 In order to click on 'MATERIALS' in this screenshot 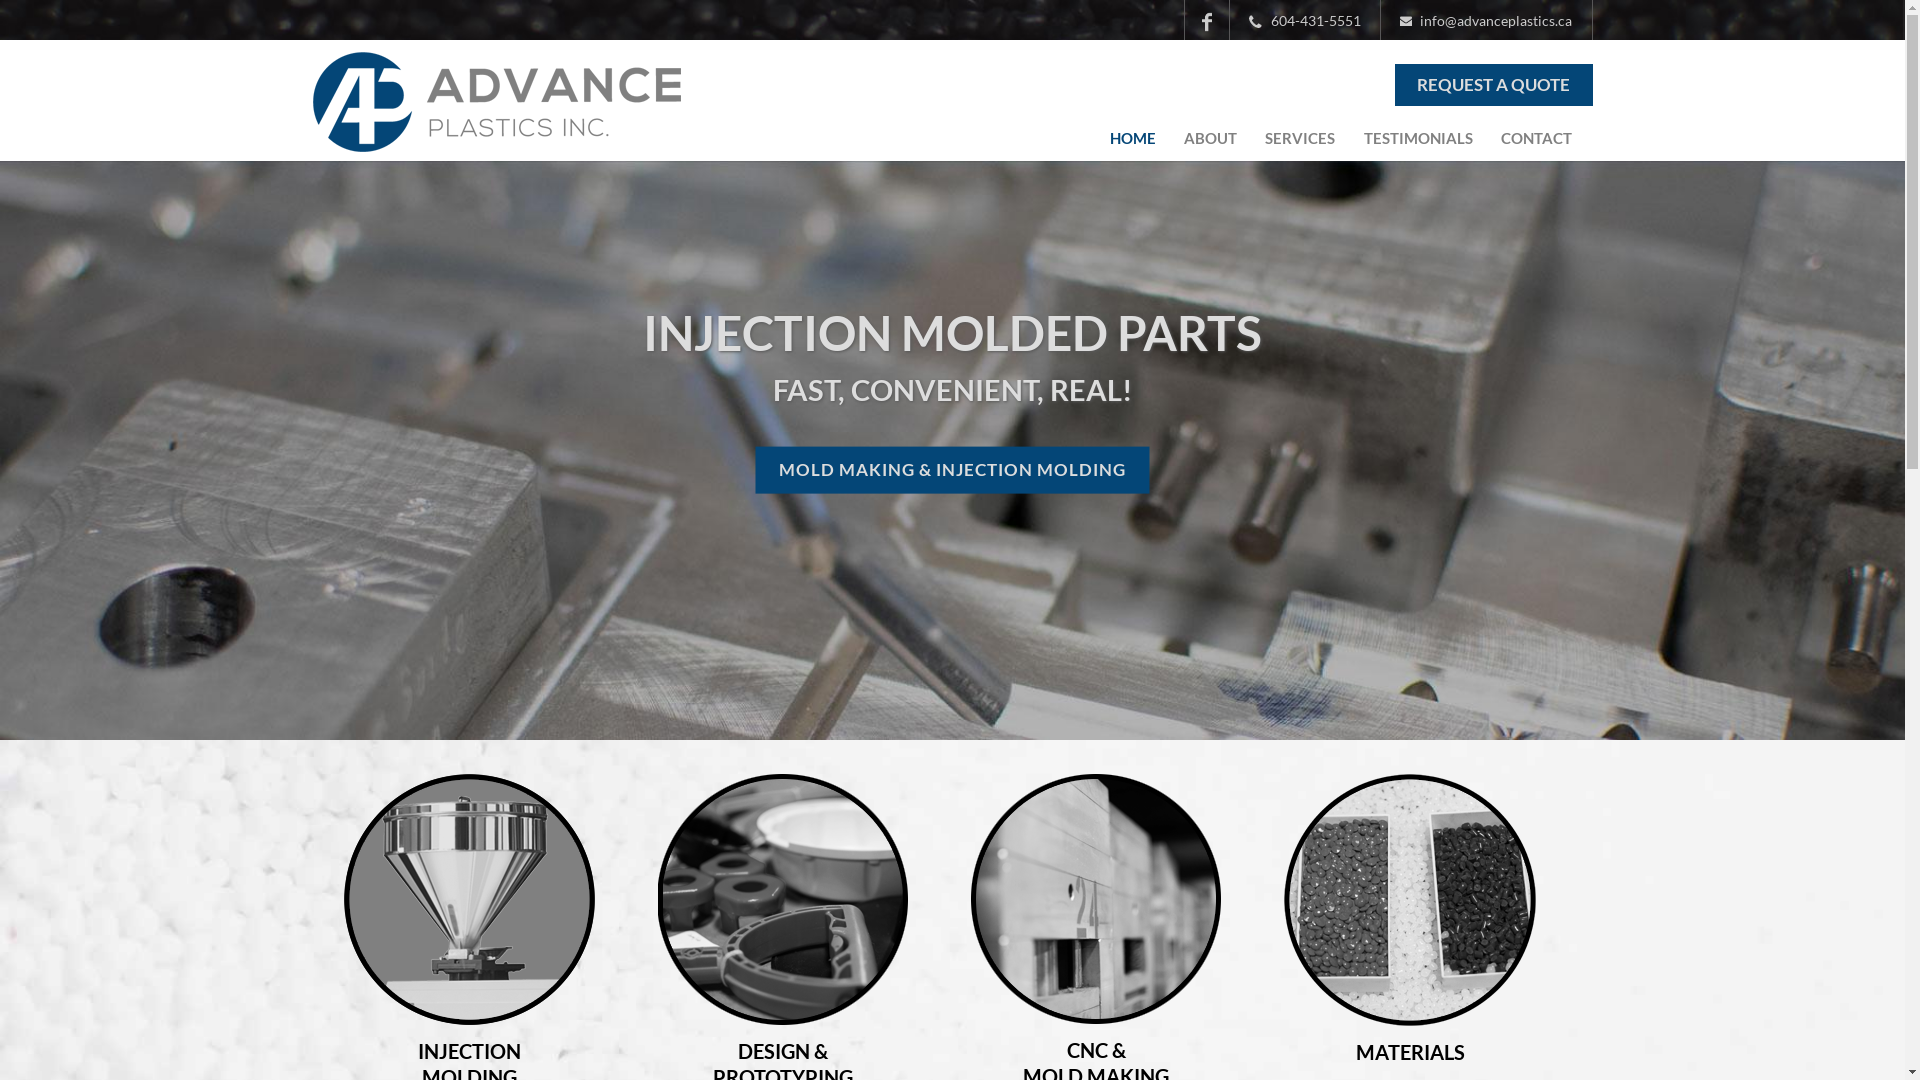, I will do `click(1356, 1051)`.